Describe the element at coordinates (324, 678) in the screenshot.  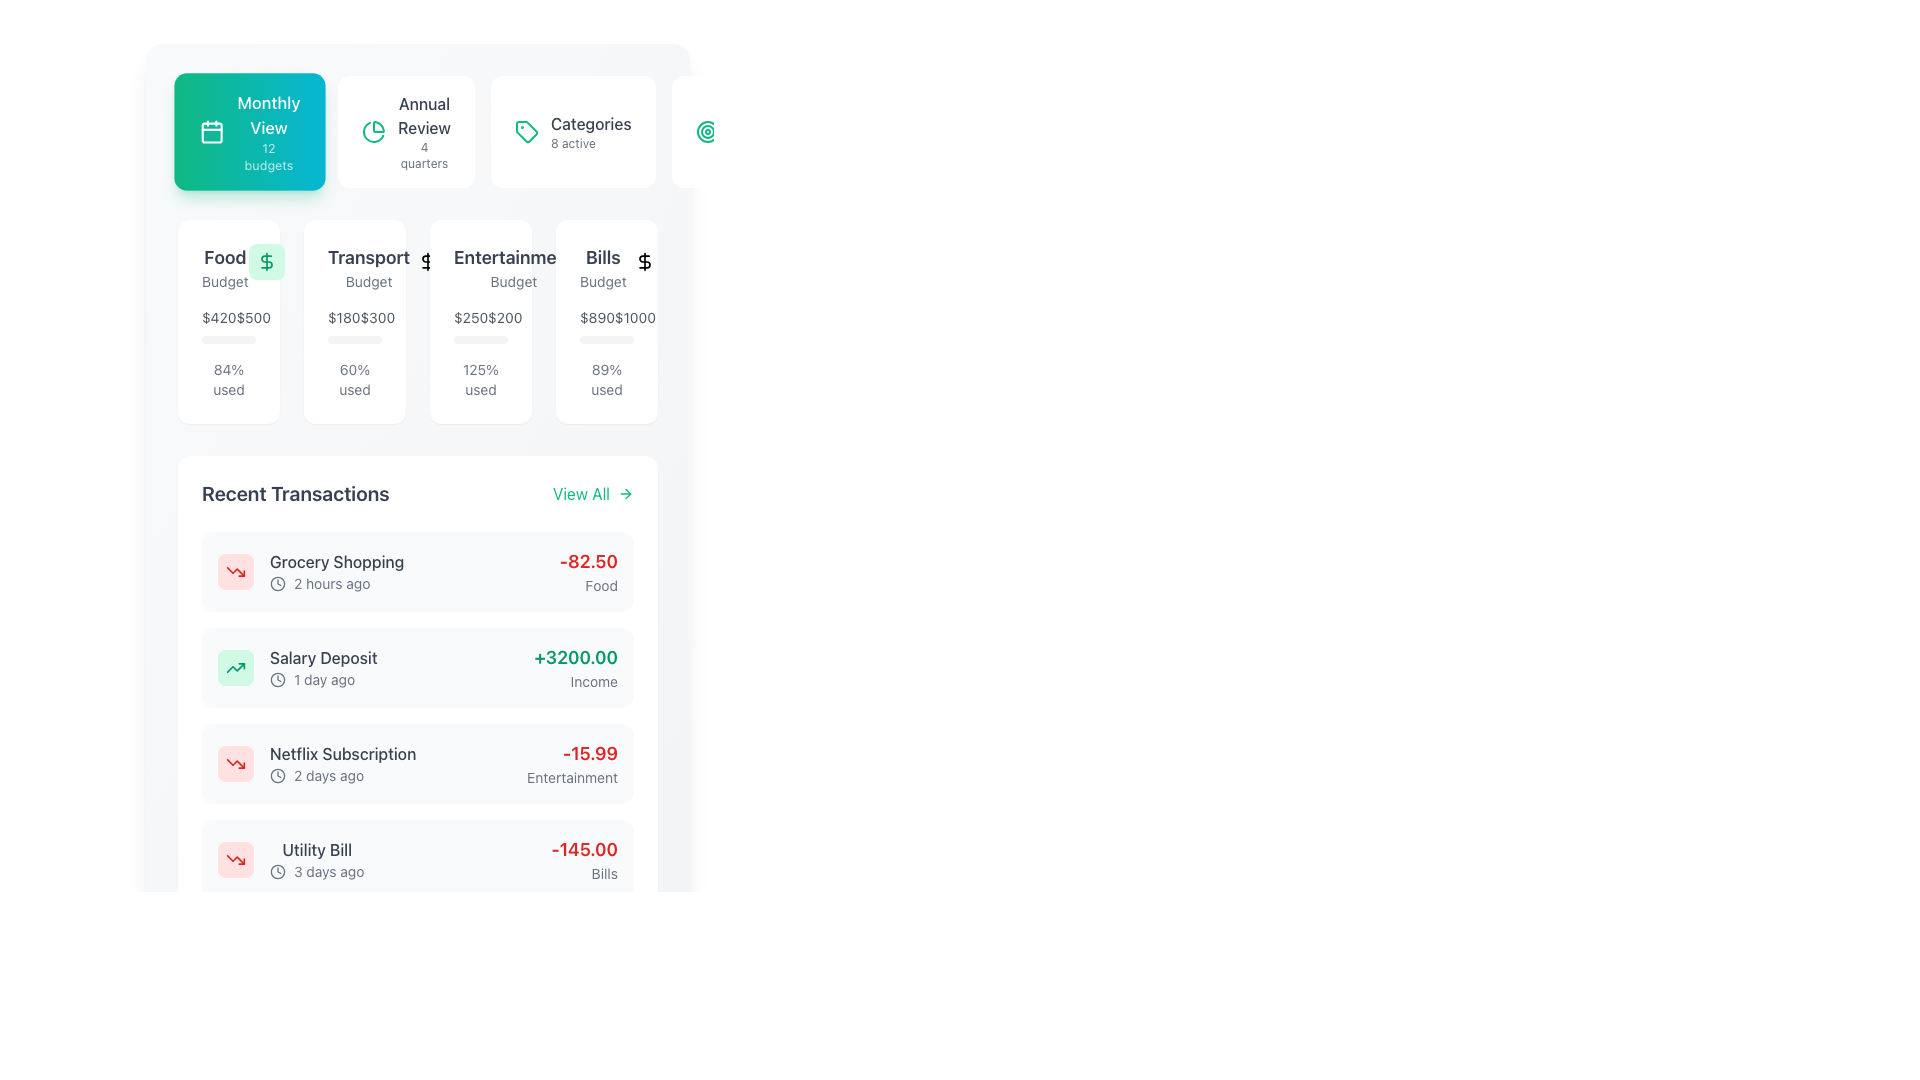
I see `the text label indicating the elapsed time for the 'Salary Deposit' transaction located in the second row of the 'Recent Transactions' section` at that location.